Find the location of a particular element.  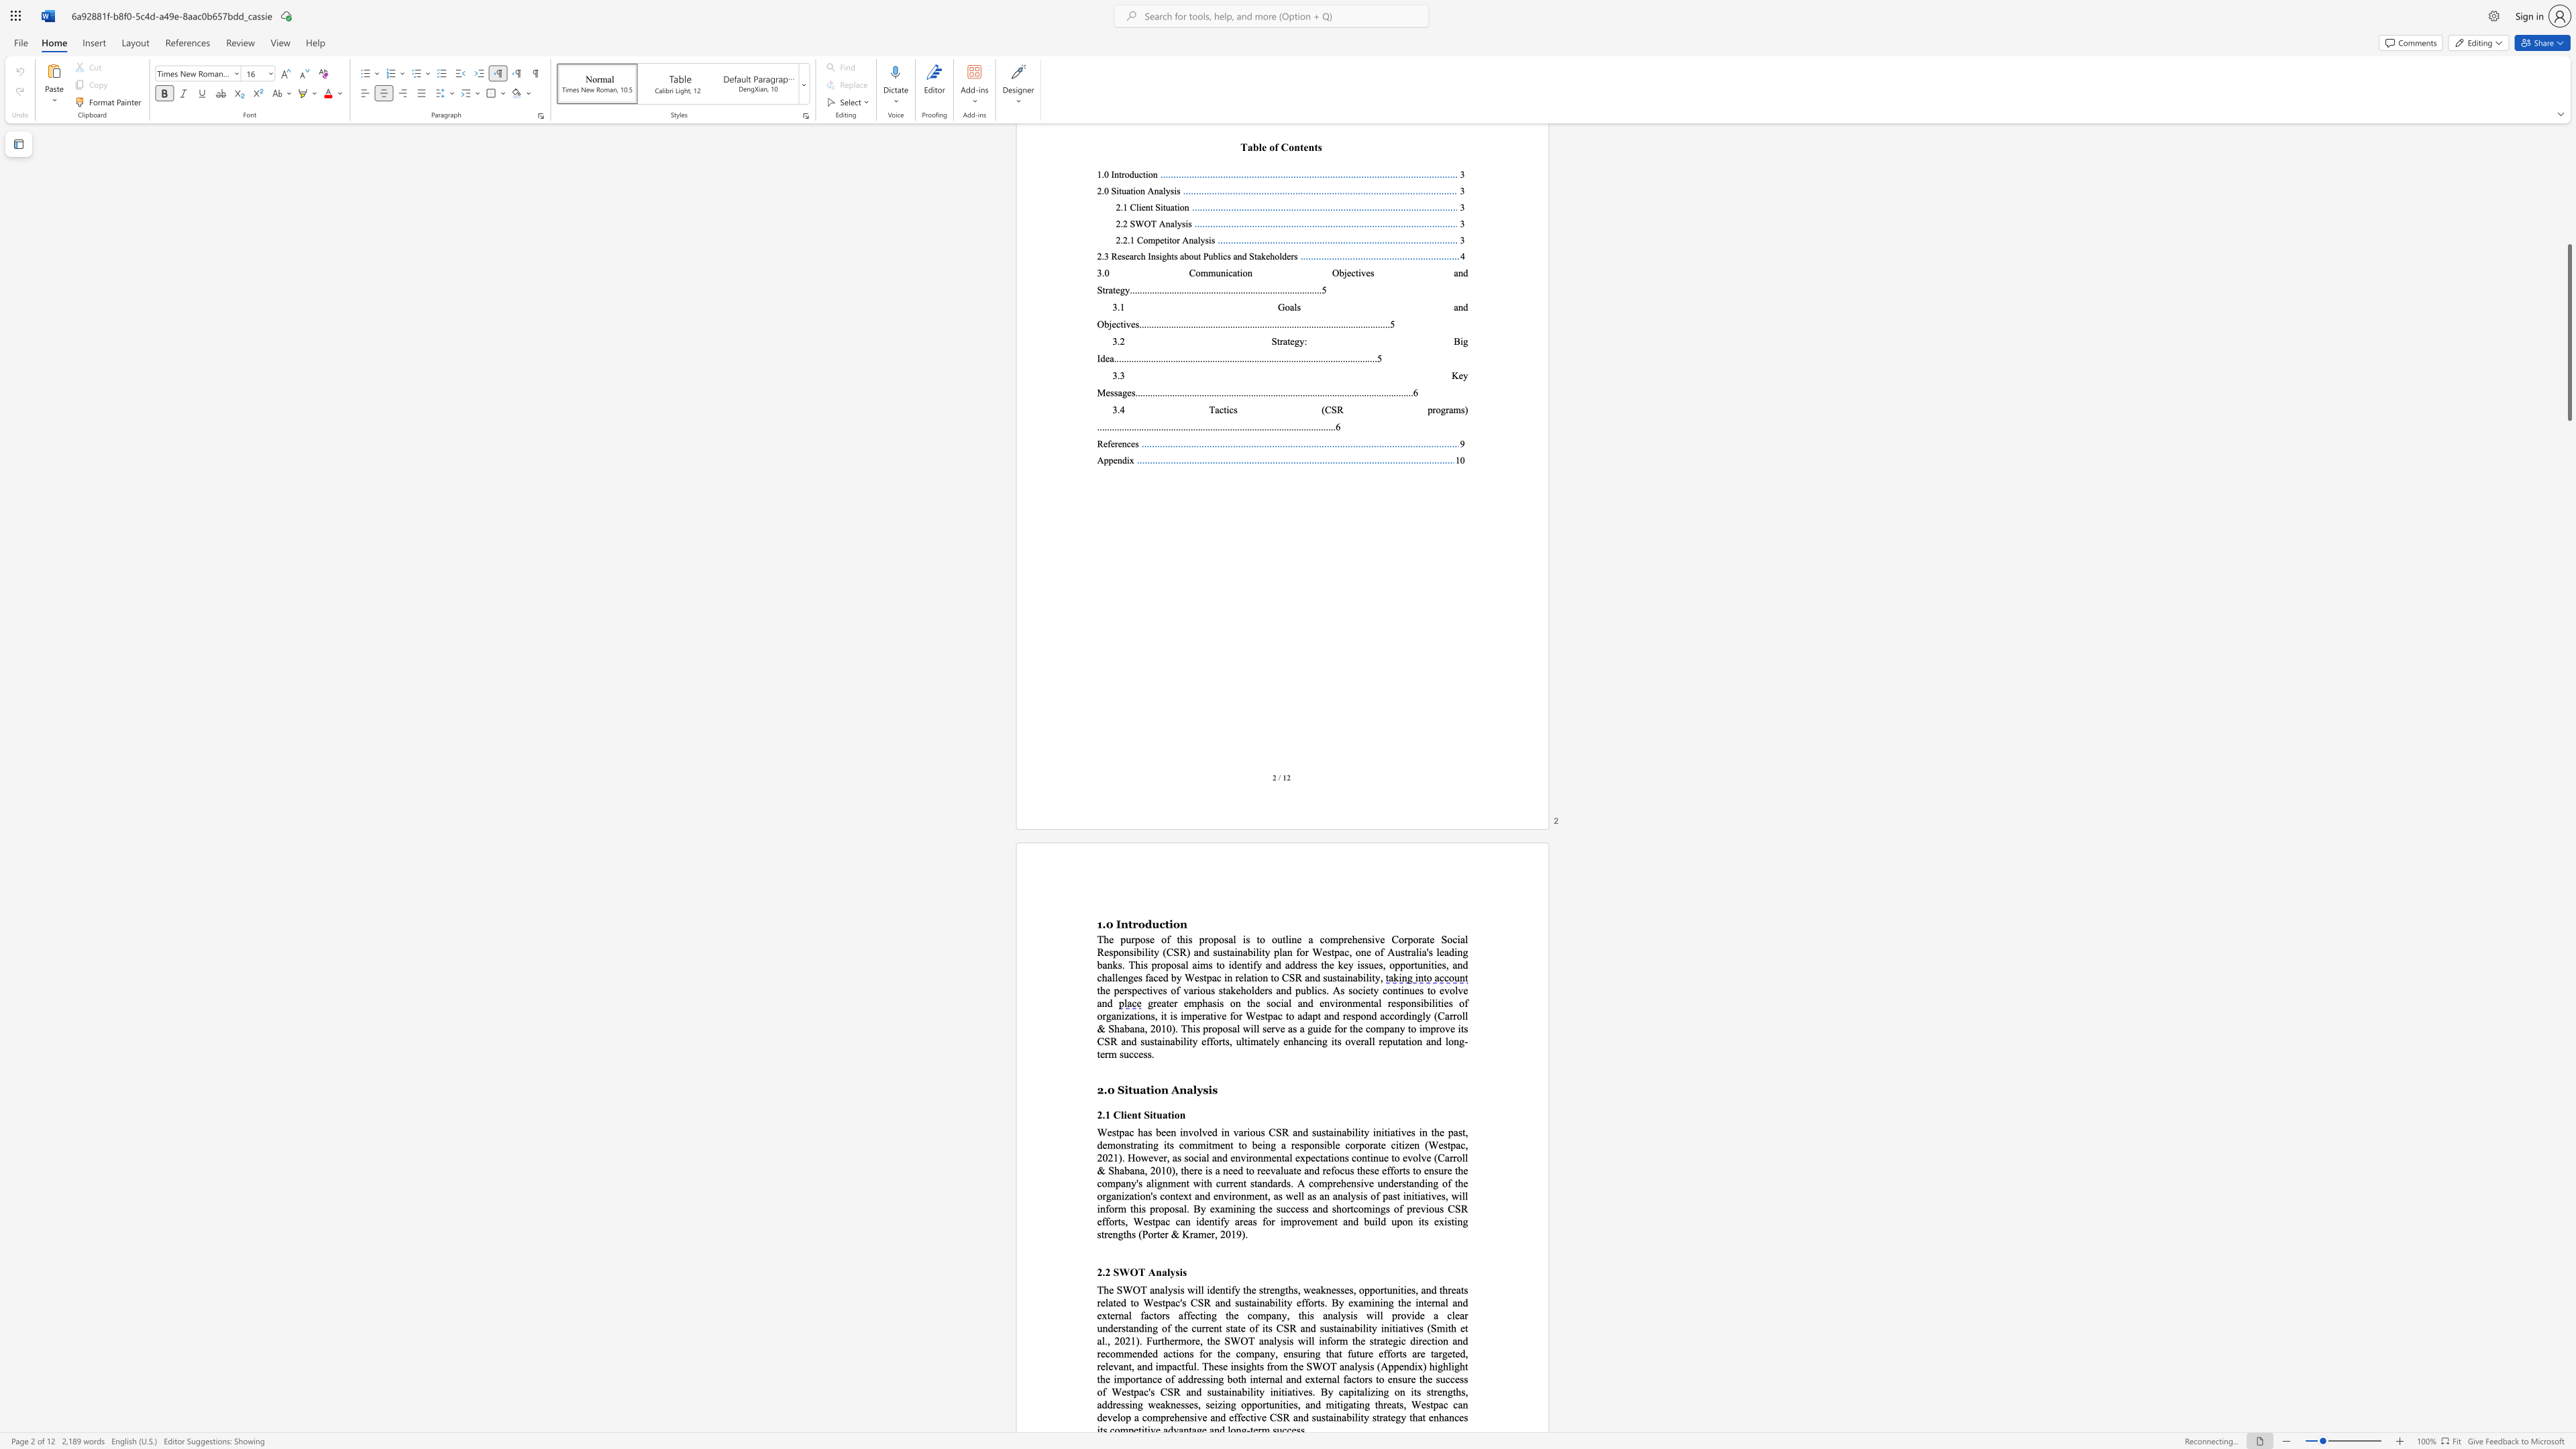

the 1th character "g" in the text is located at coordinates (1155, 1144).